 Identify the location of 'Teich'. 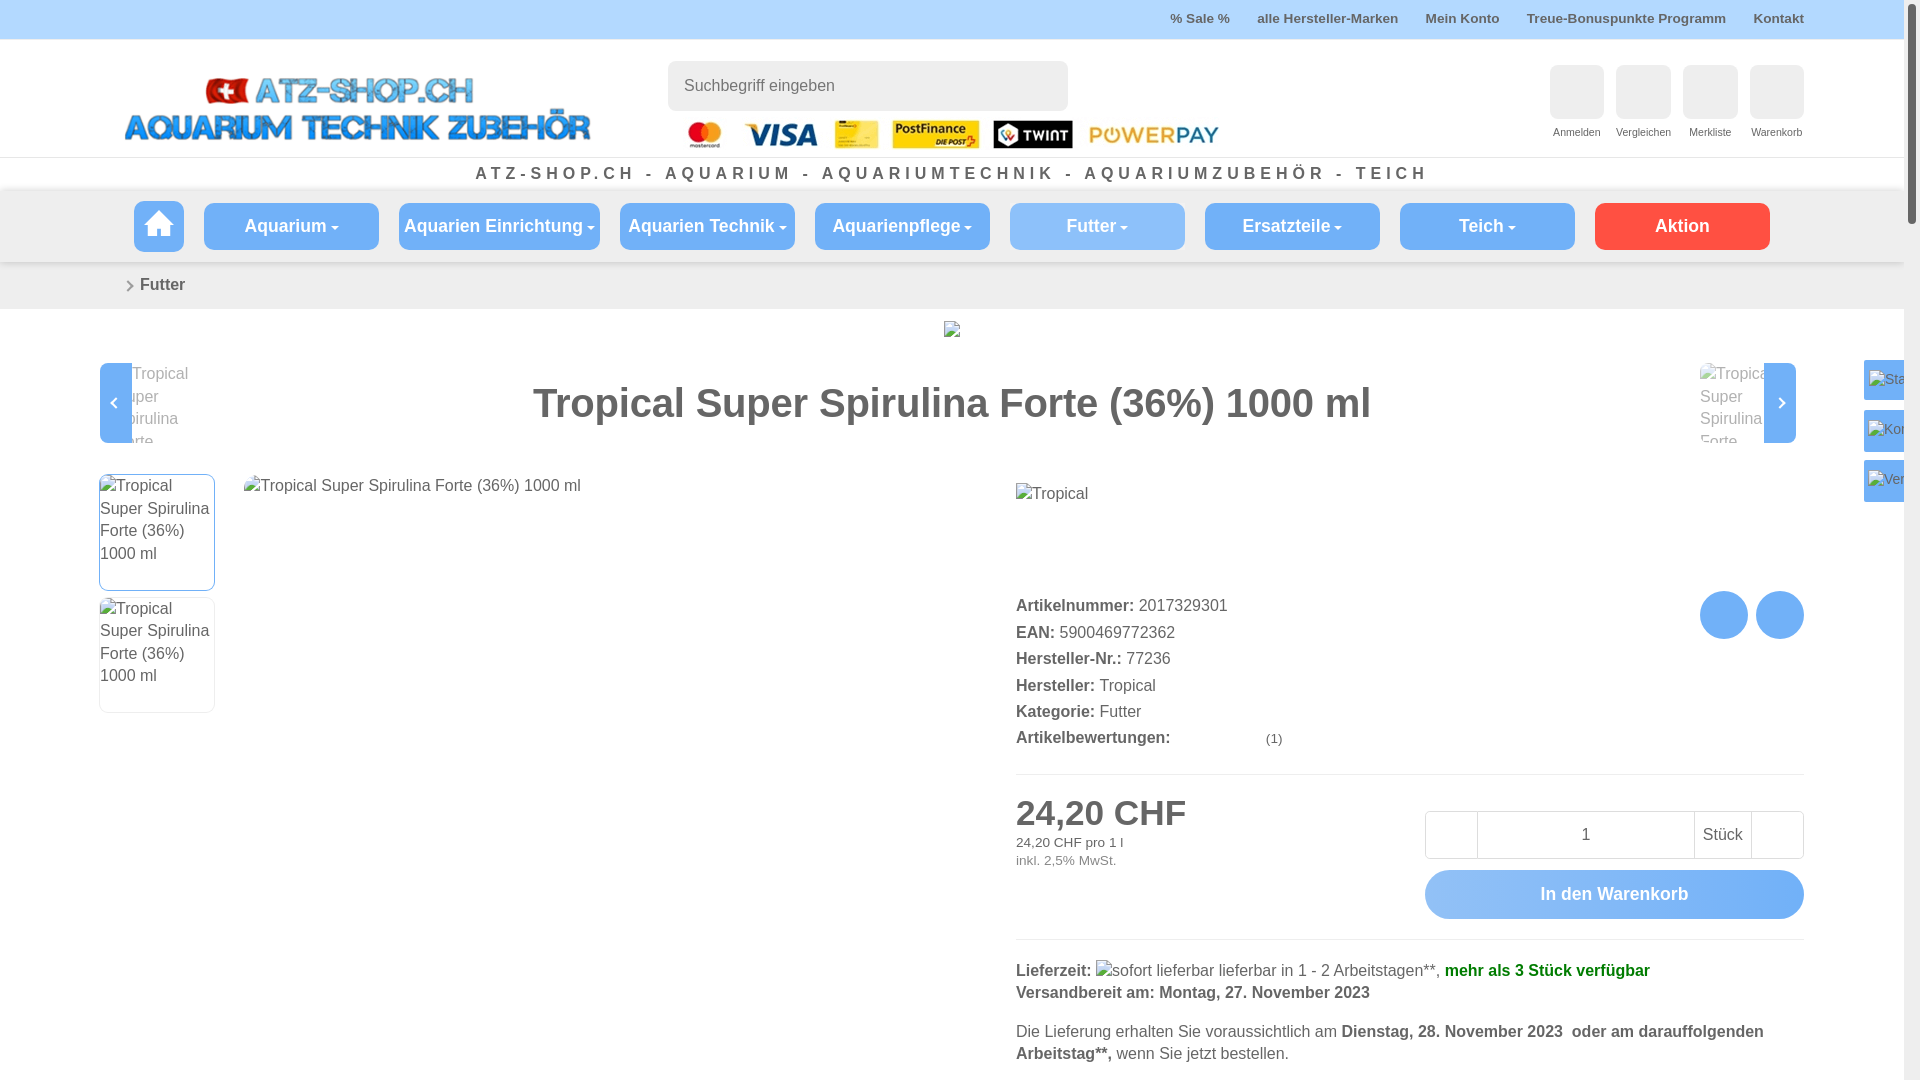
(1487, 225).